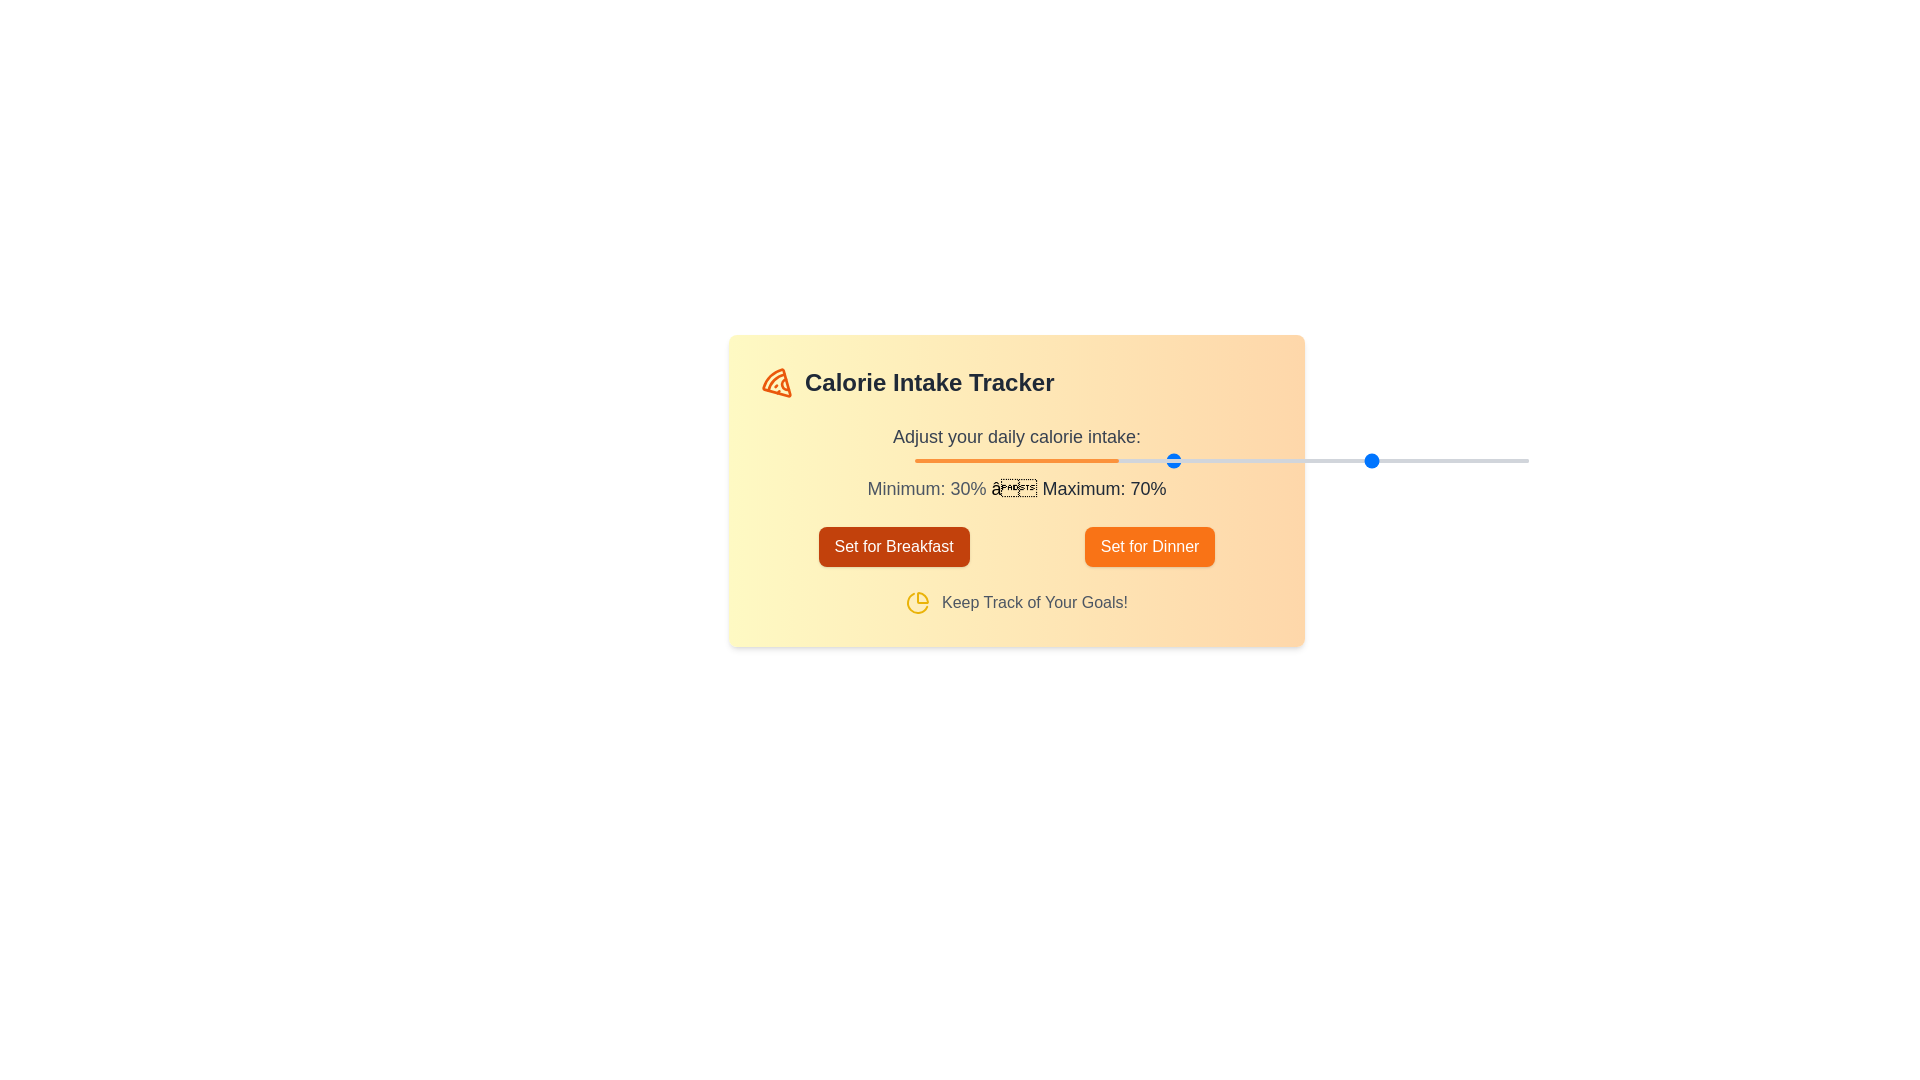  Describe the element at coordinates (917, 601) in the screenshot. I see `the yellow pie chart segment icon located to the left of the text 'Keep Track of Your Goals!' in the lower-right section of the interface` at that location.